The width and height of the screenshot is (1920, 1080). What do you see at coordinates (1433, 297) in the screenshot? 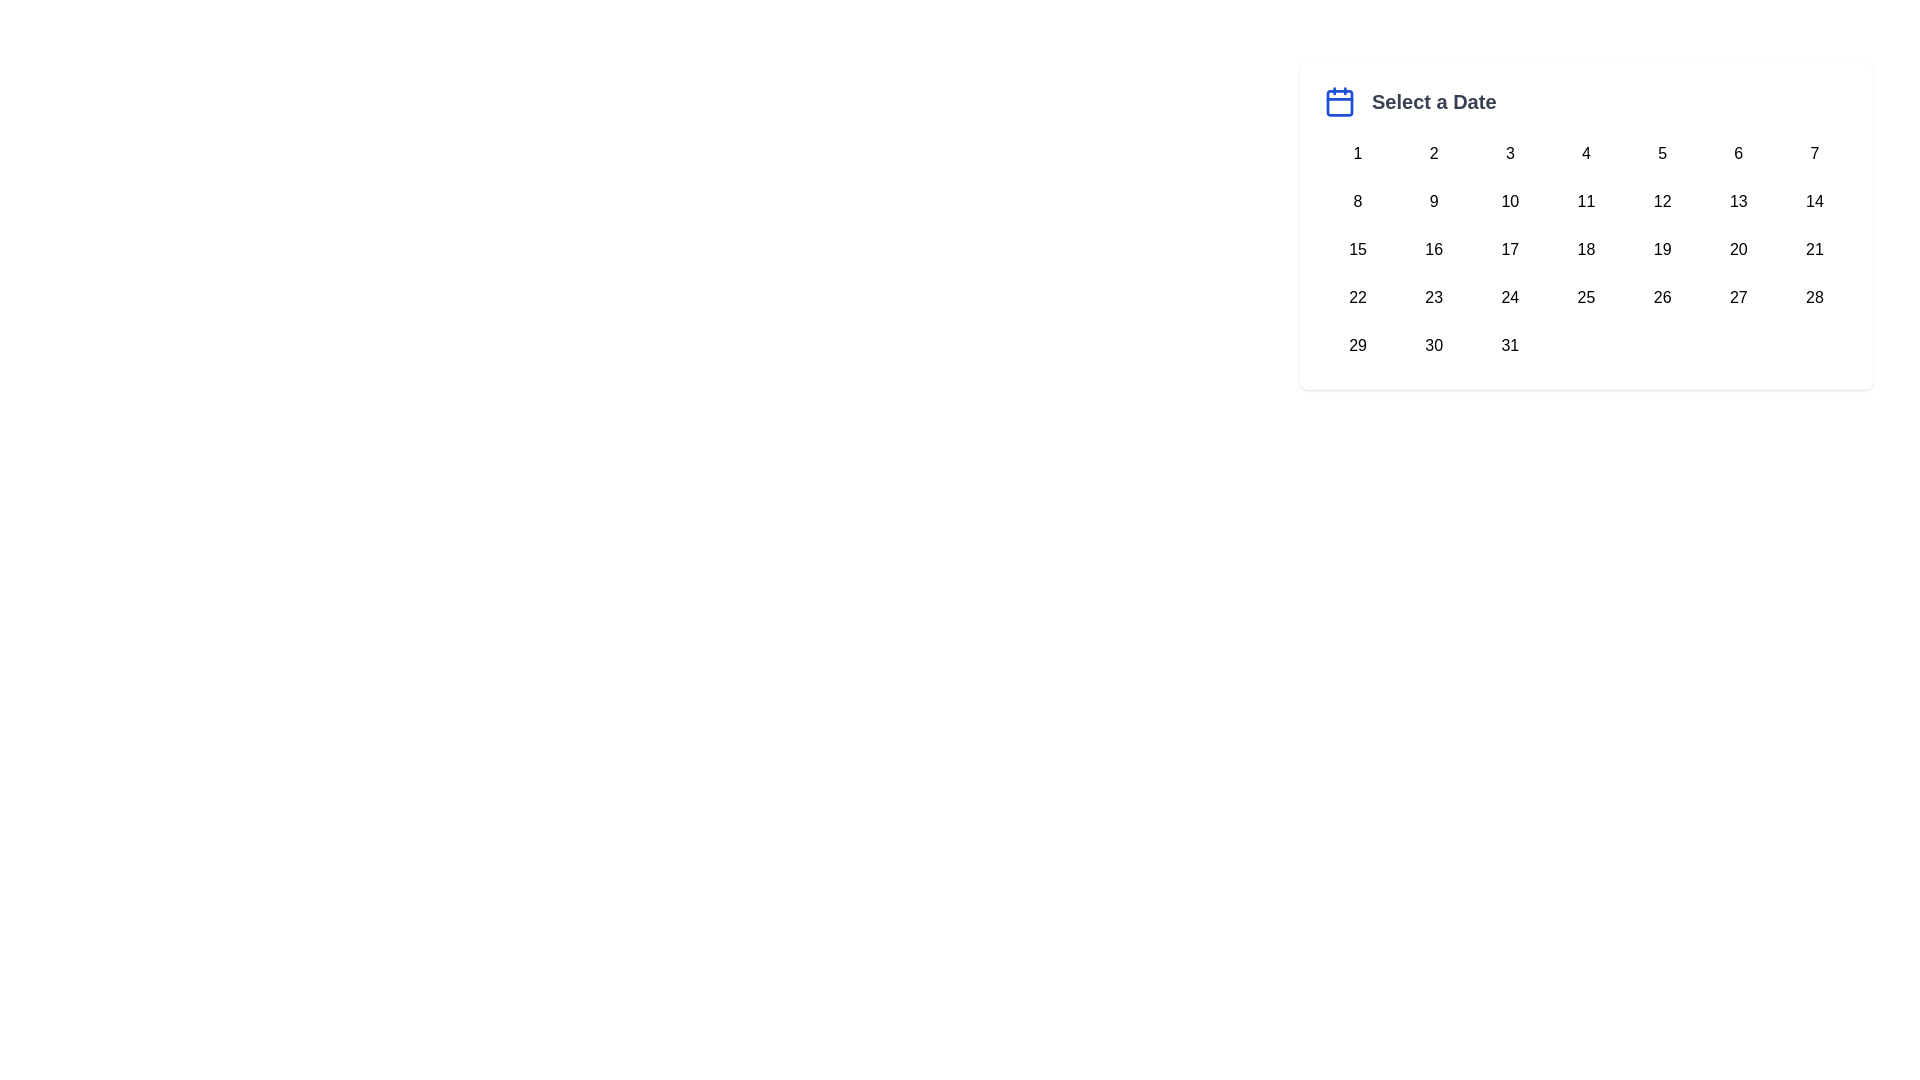
I see `the clickable calendar day representing the date 23 in the calendar interface` at bounding box center [1433, 297].